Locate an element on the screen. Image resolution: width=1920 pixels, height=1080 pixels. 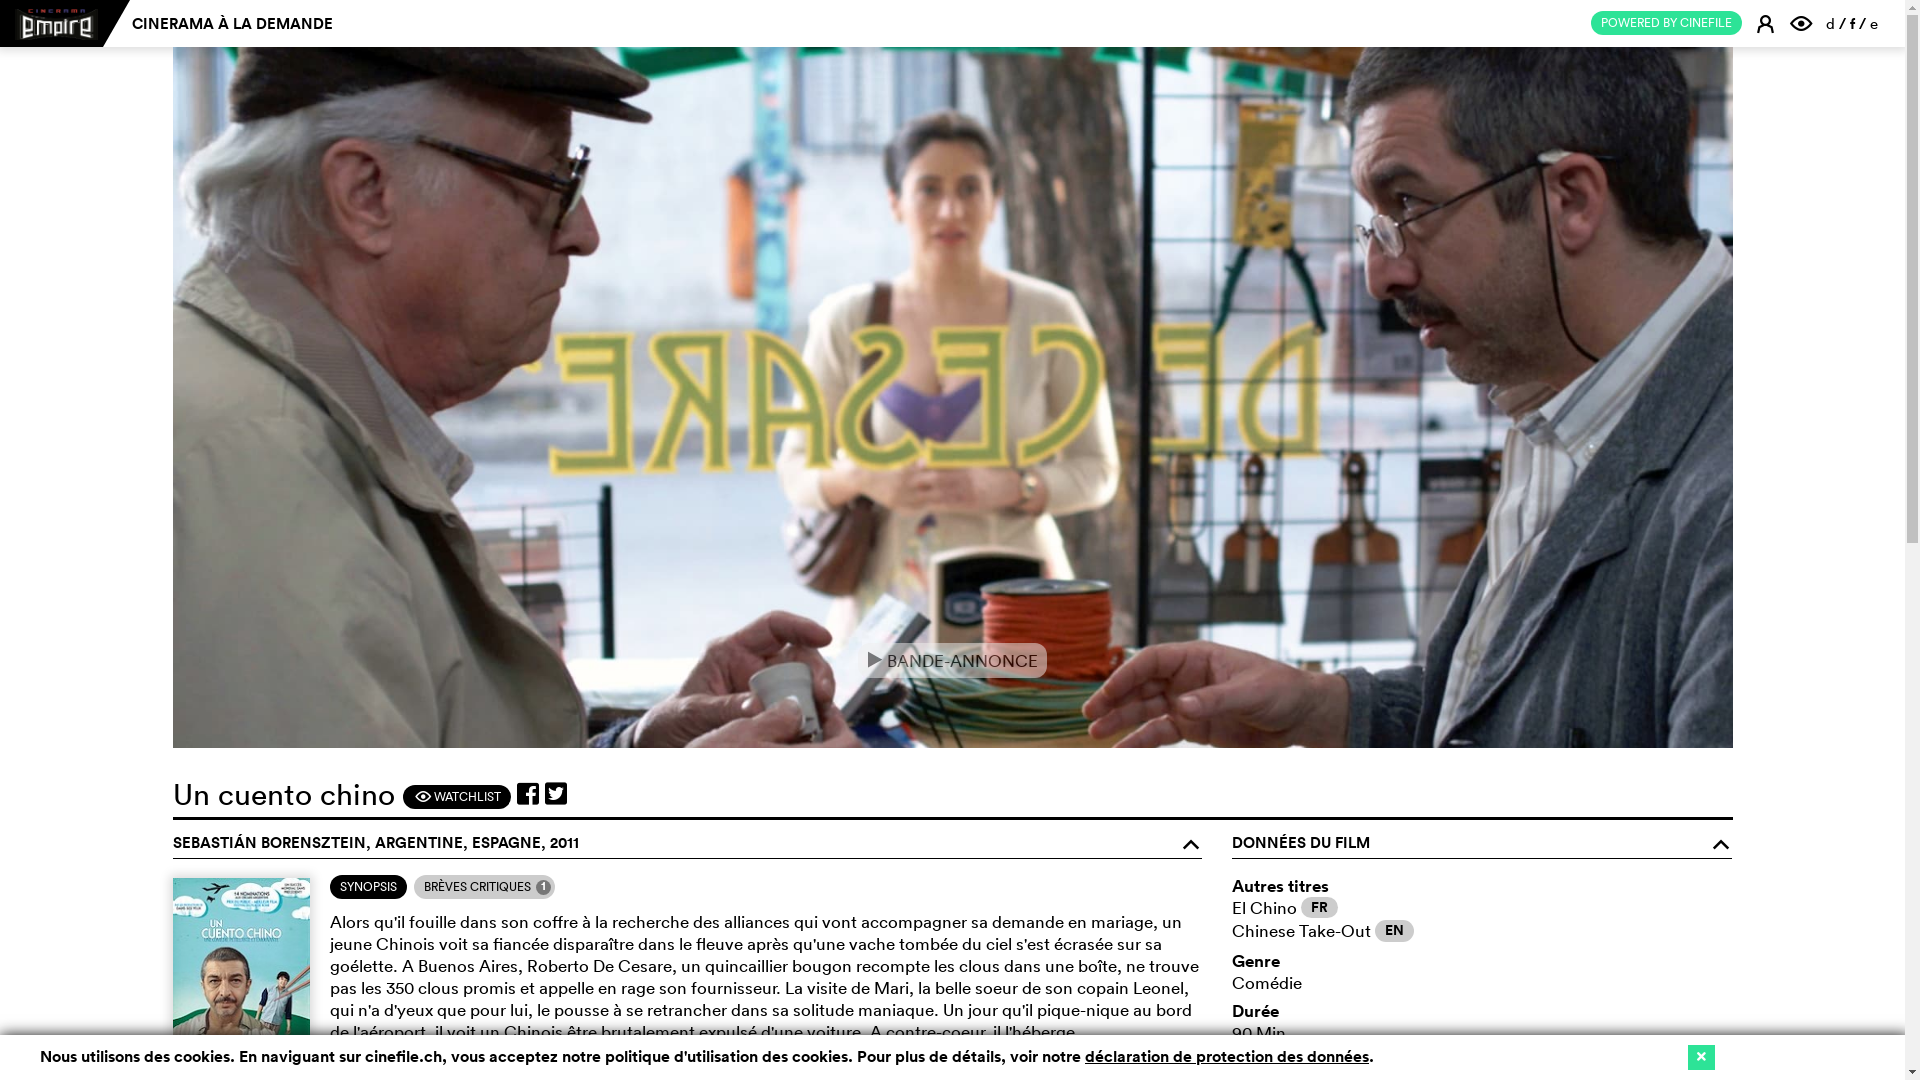
'F WATCHLIST' is located at coordinates (401, 796).